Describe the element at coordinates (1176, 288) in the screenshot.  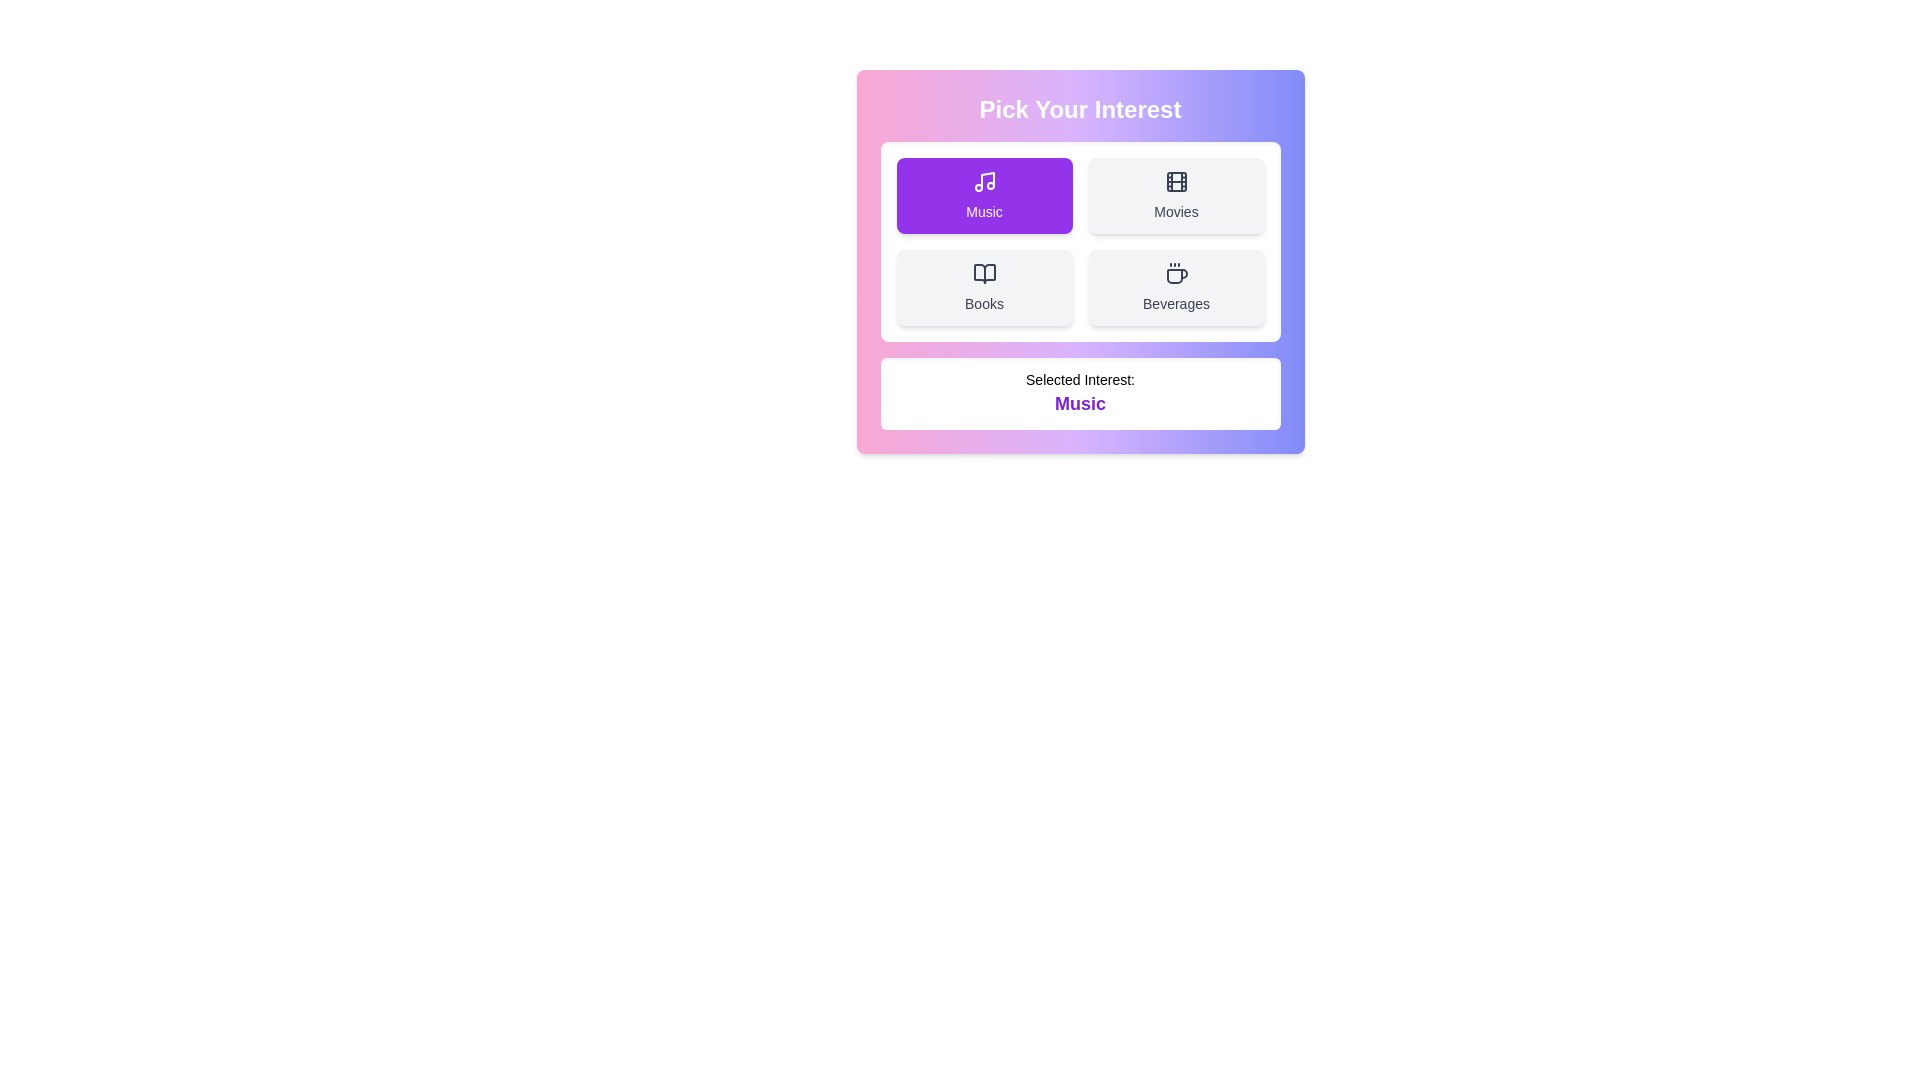
I see `the button corresponding to the interest Beverages` at that location.